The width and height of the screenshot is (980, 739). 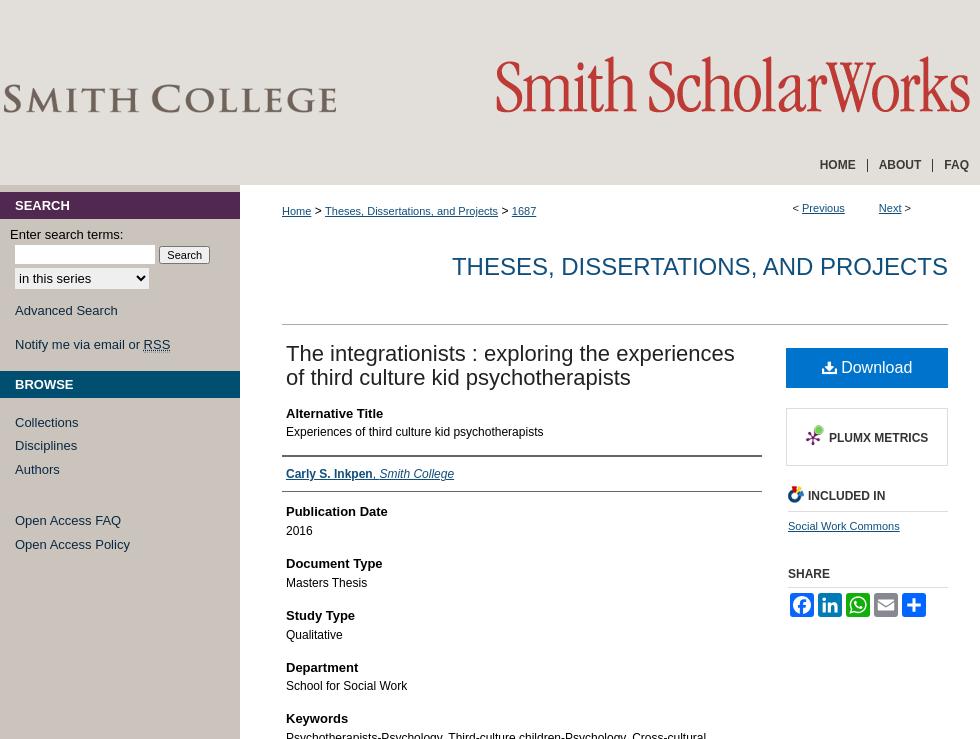 I want to click on 'Authors', so click(x=37, y=468).